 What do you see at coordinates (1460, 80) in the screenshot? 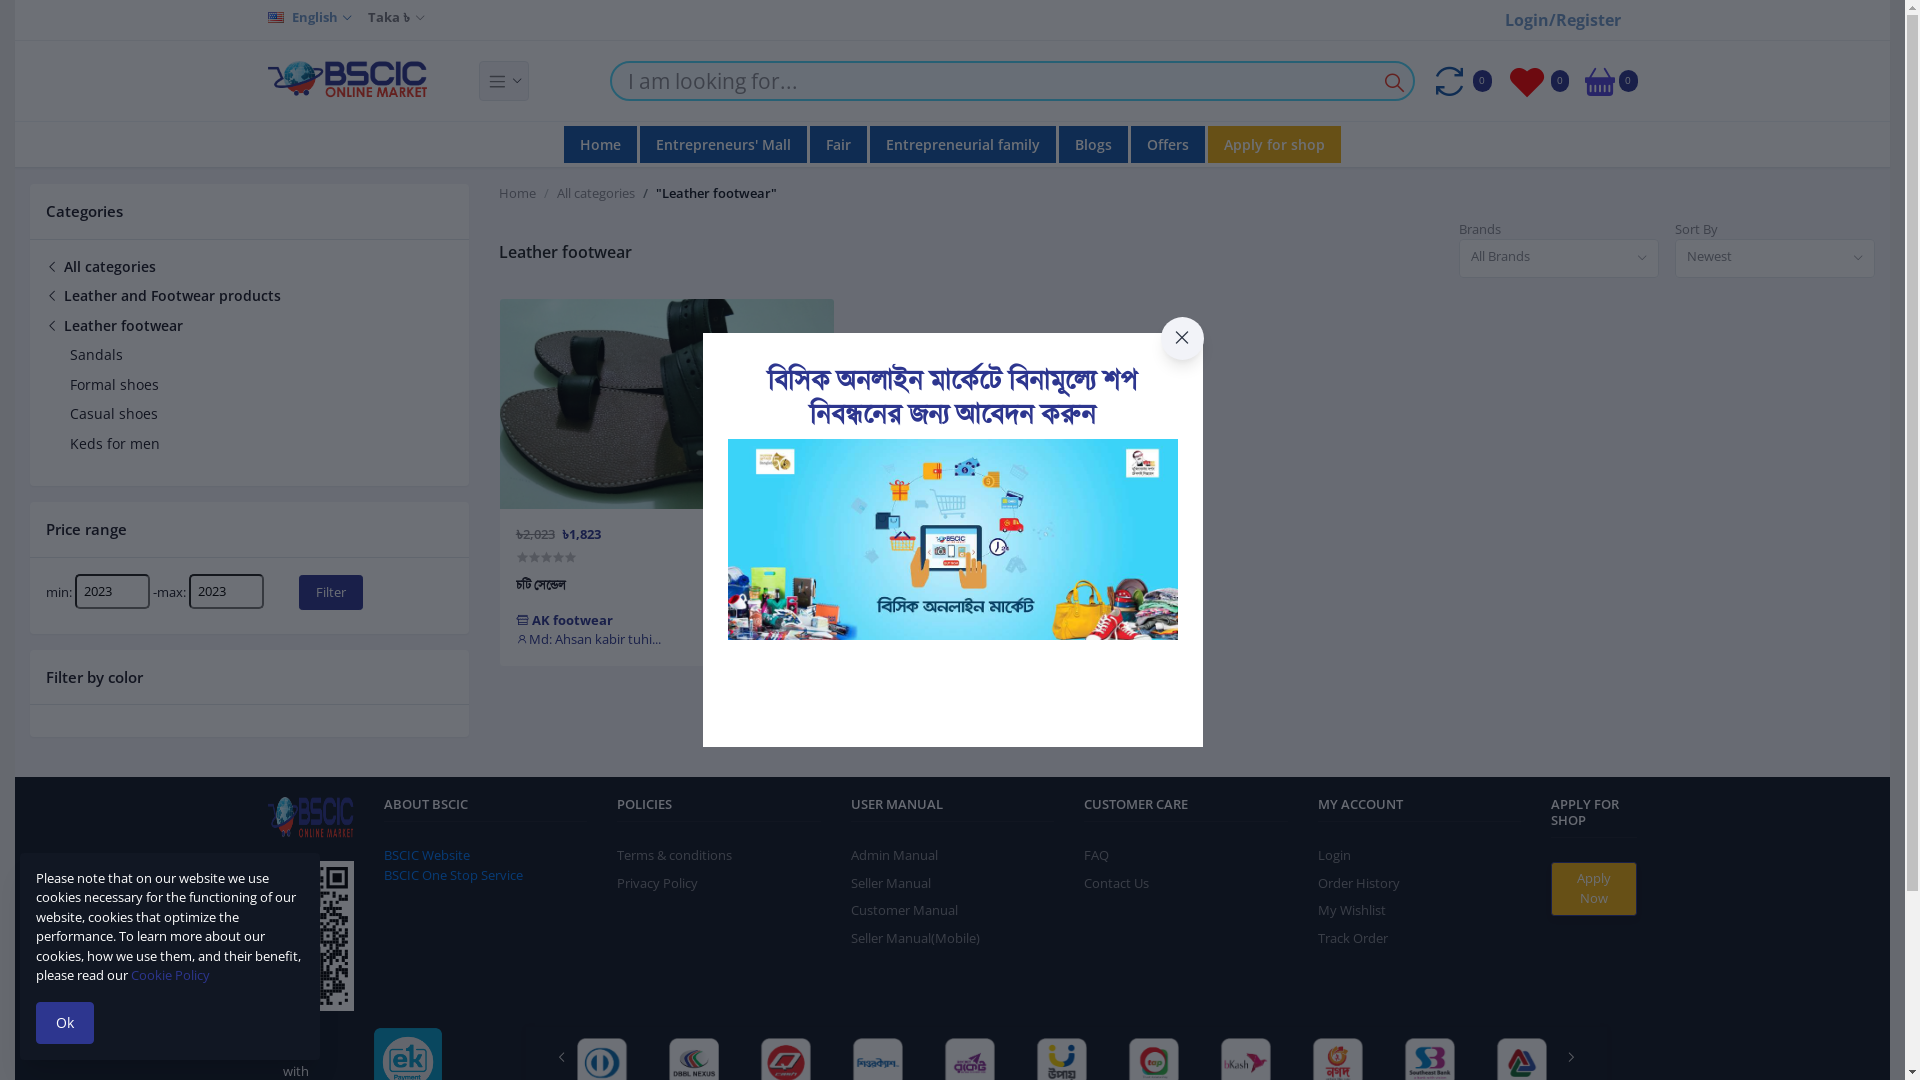
I see `'0'` at bounding box center [1460, 80].